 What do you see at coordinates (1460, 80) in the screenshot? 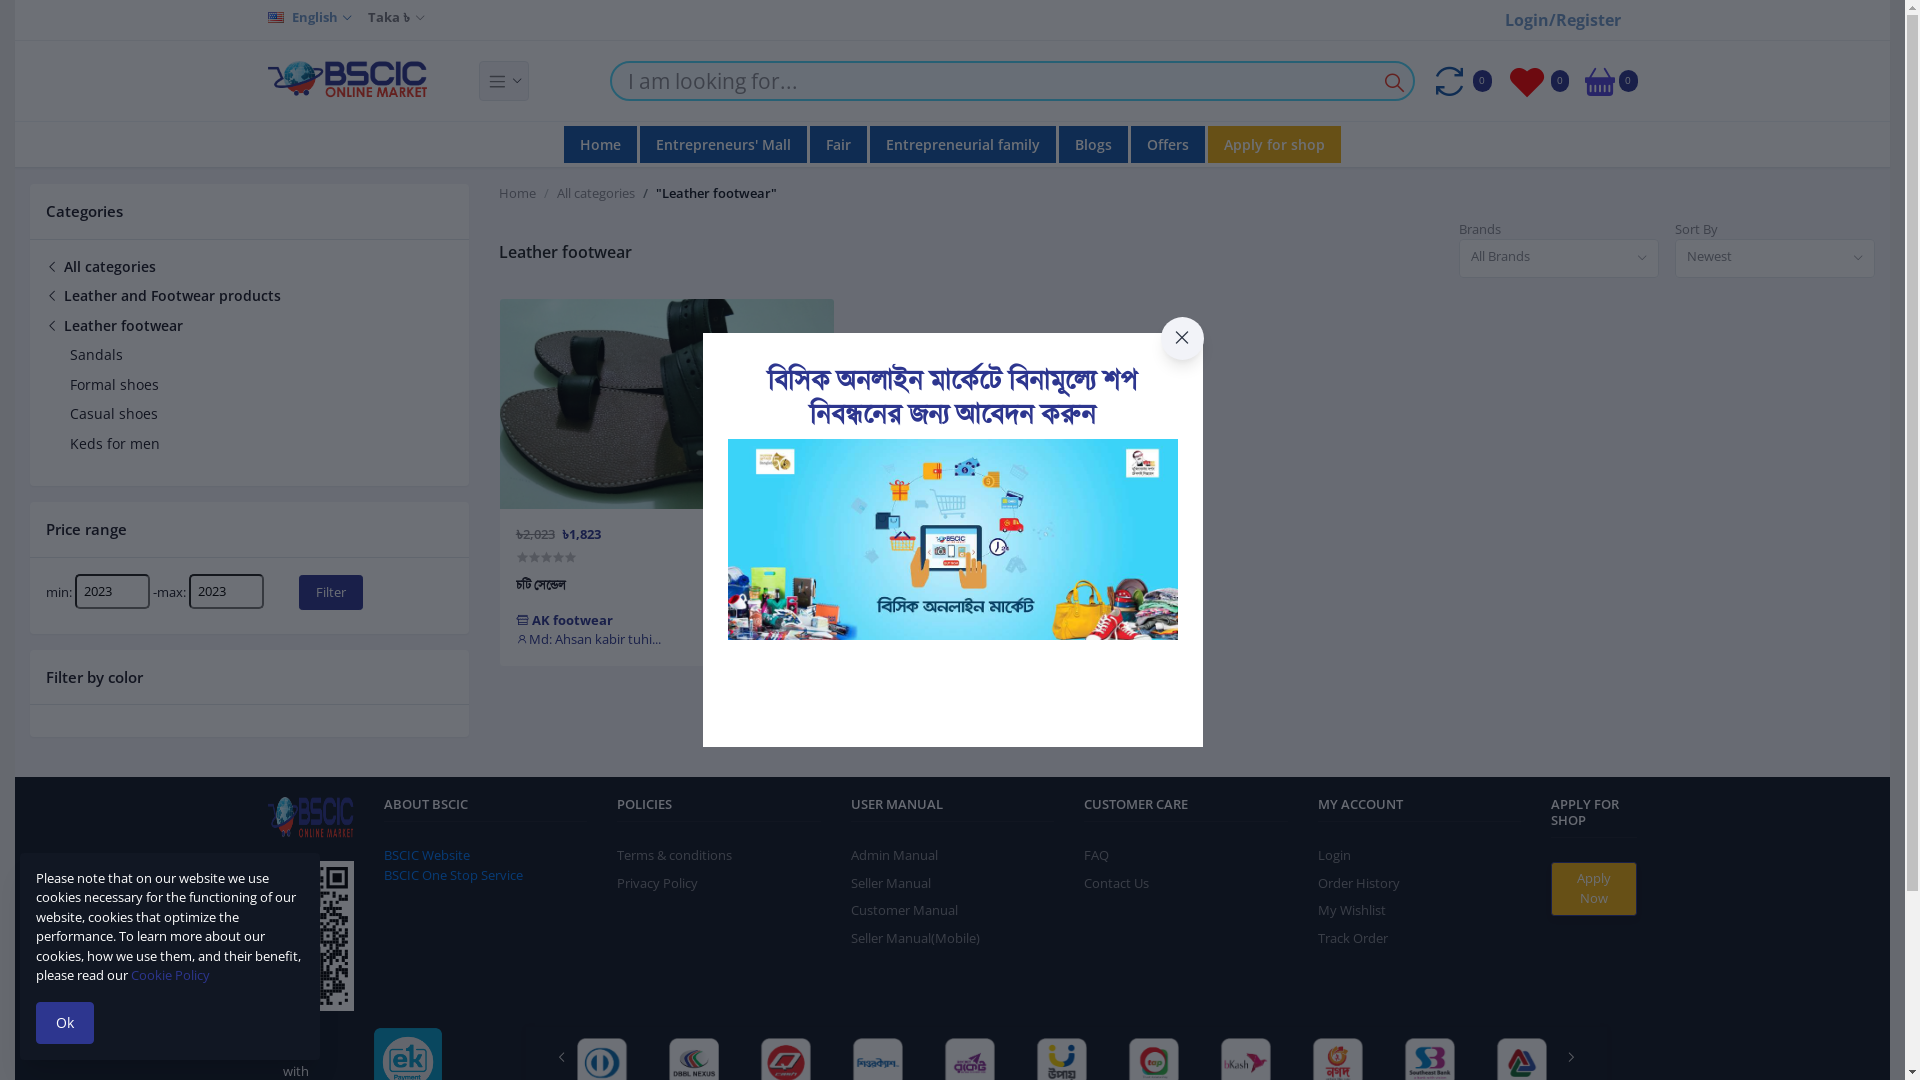
I see `'0'` at bounding box center [1460, 80].